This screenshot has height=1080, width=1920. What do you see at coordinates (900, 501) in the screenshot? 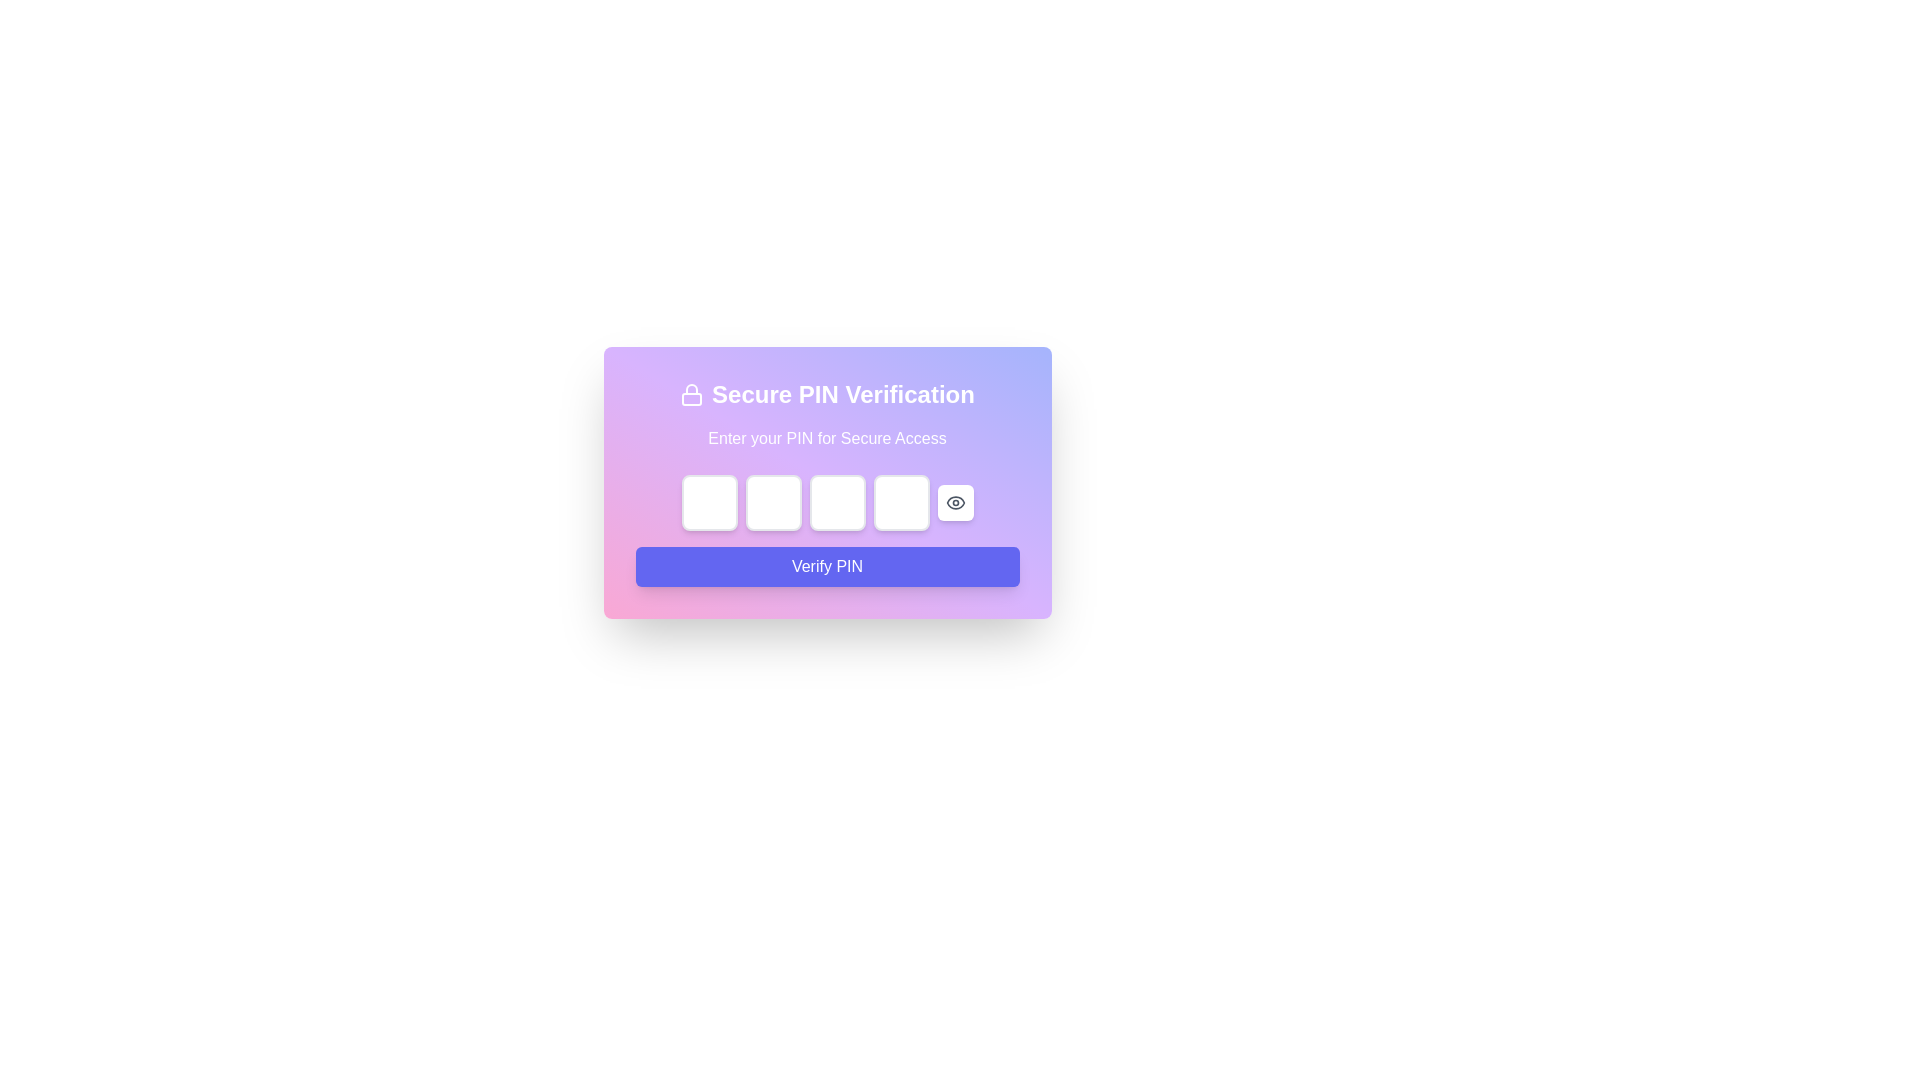
I see `on the fourth password input box in the PIN verification interface` at bounding box center [900, 501].